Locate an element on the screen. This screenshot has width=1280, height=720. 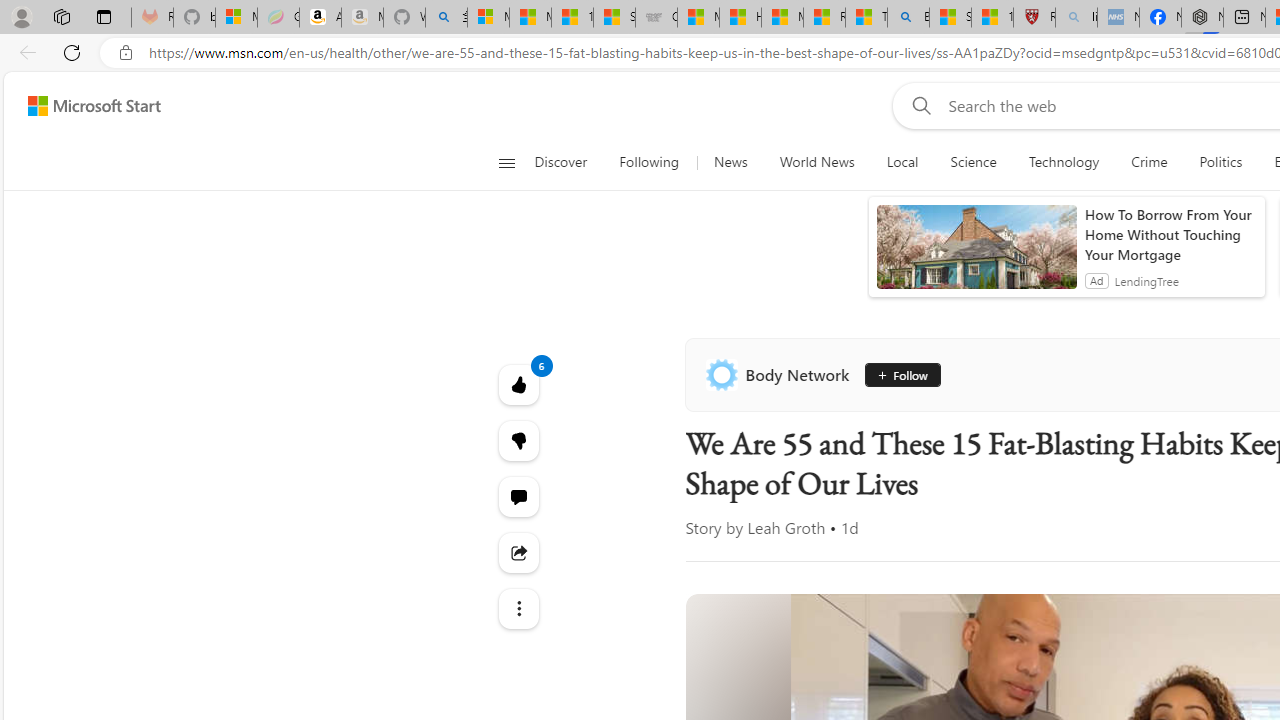
'Follow' is located at coordinates (894, 375).